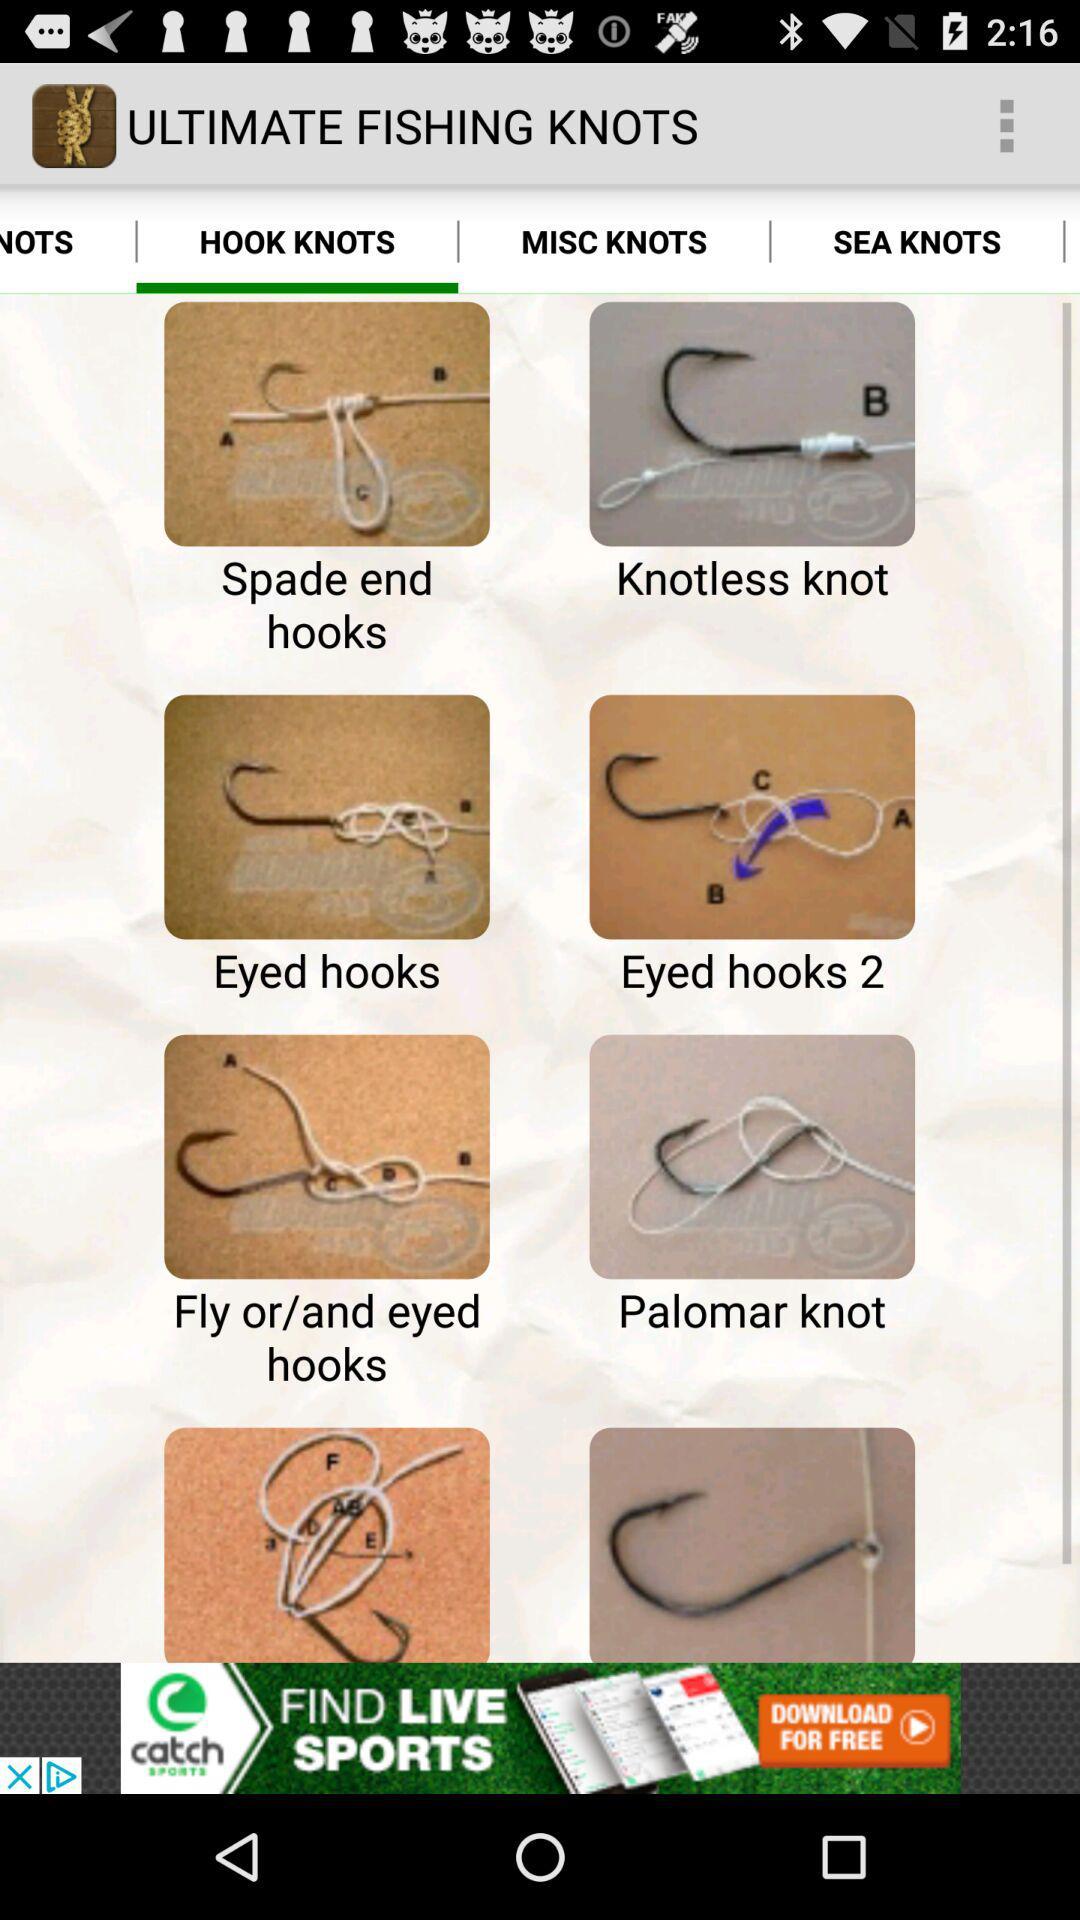 This screenshot has width=1080, height=1920. Describe the element at coordinates (326, 817) in the screenshot. I see `google search` at that location.